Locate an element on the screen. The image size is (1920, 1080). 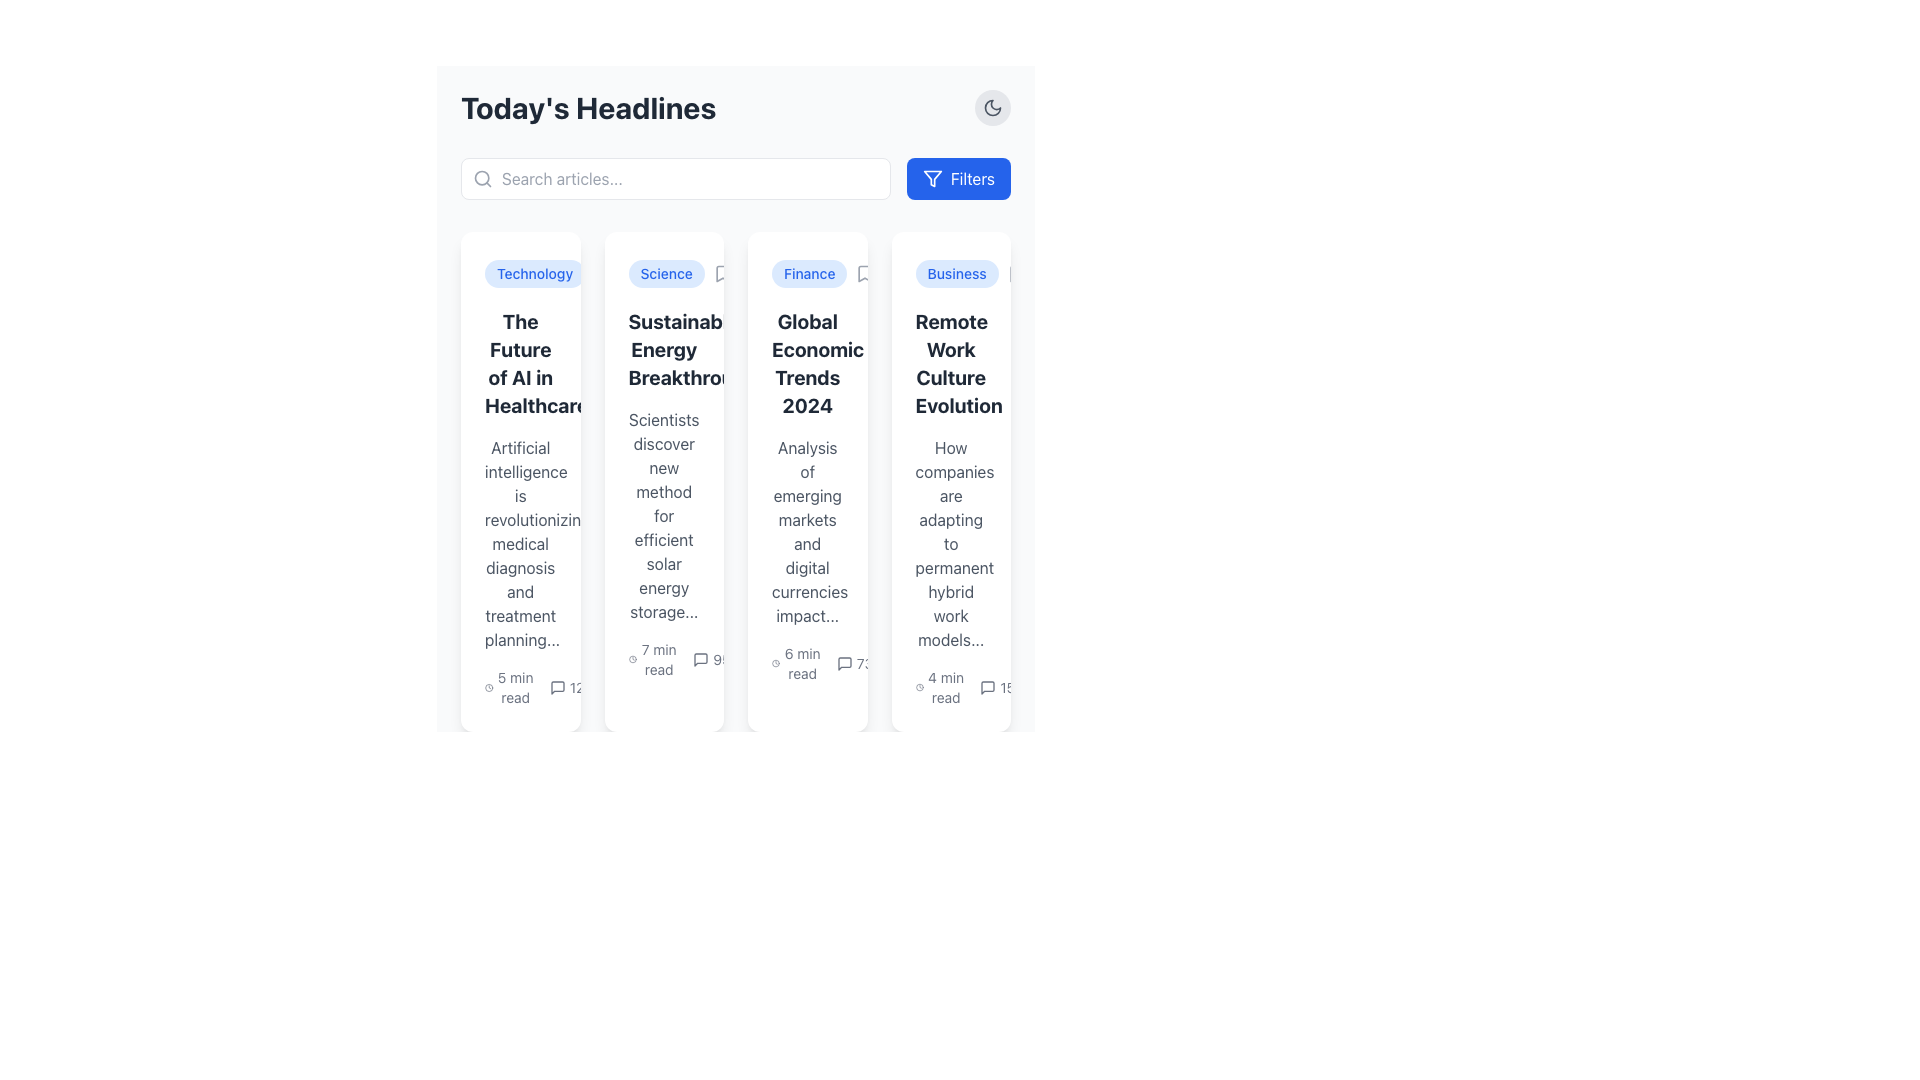
summary text 'Analysis of emerging markets and digital currencies impact...' located below the title in the 'Global Economic Trends 2024' card is located at coordinates (807, 531).